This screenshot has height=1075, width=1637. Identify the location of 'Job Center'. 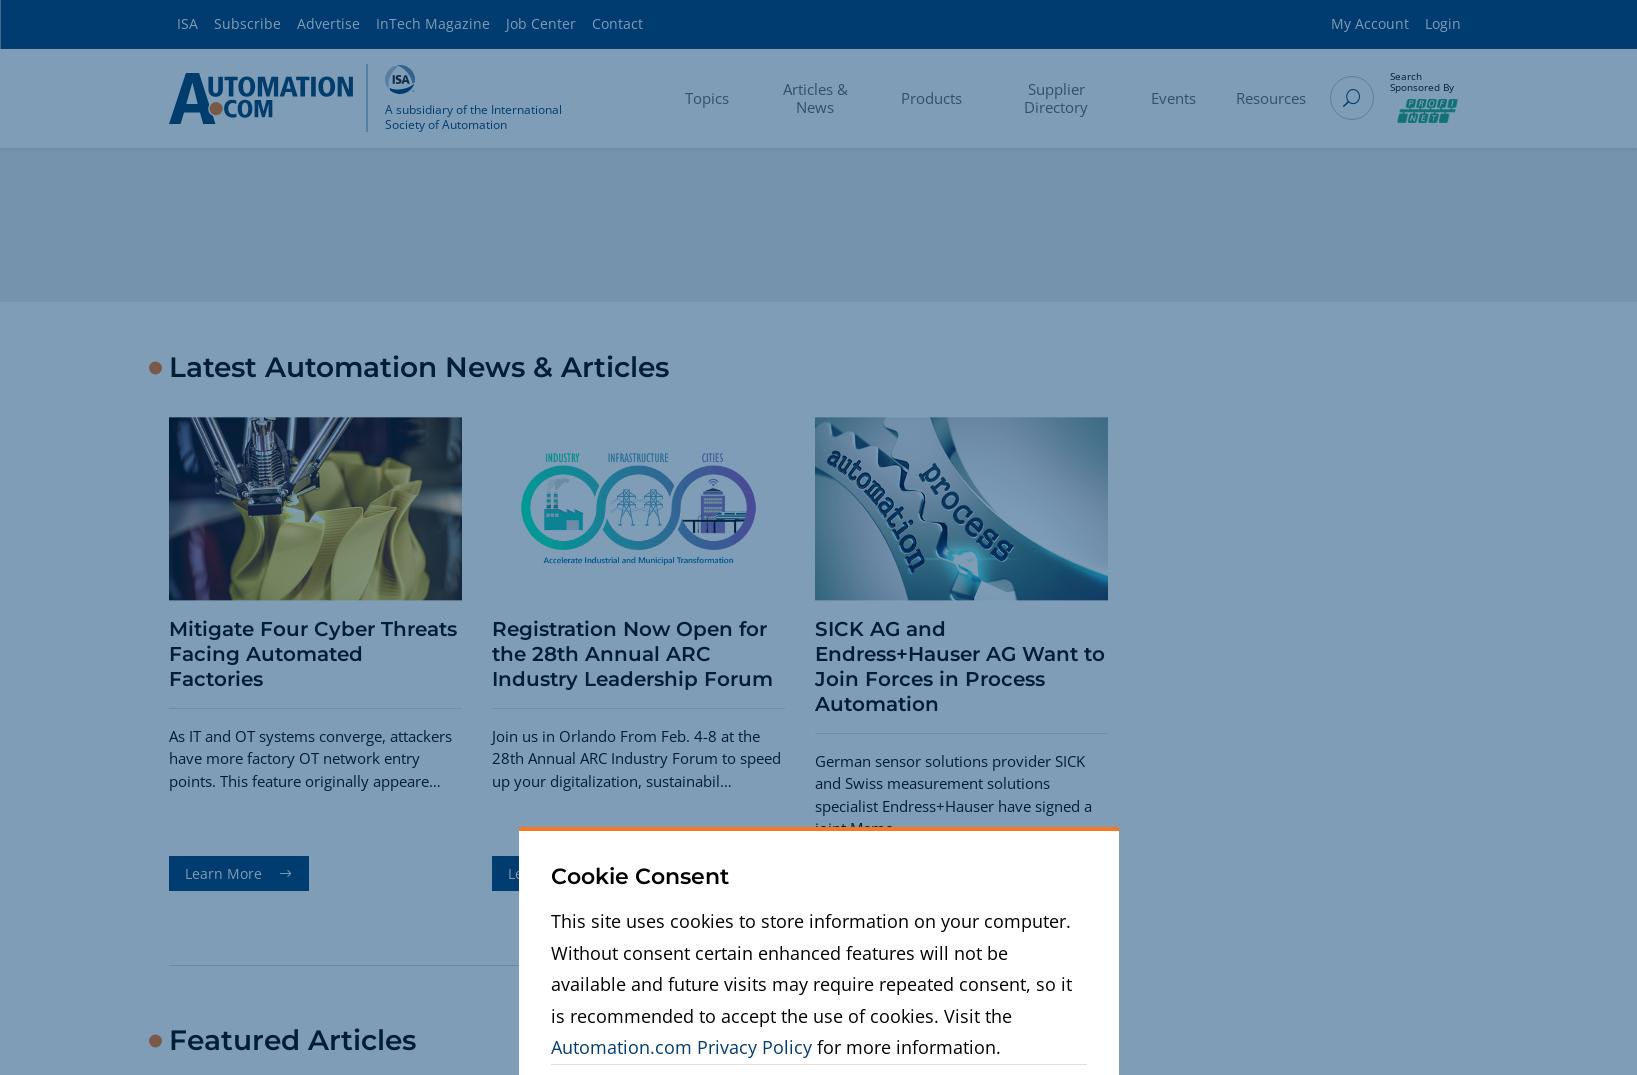
(539, 22).